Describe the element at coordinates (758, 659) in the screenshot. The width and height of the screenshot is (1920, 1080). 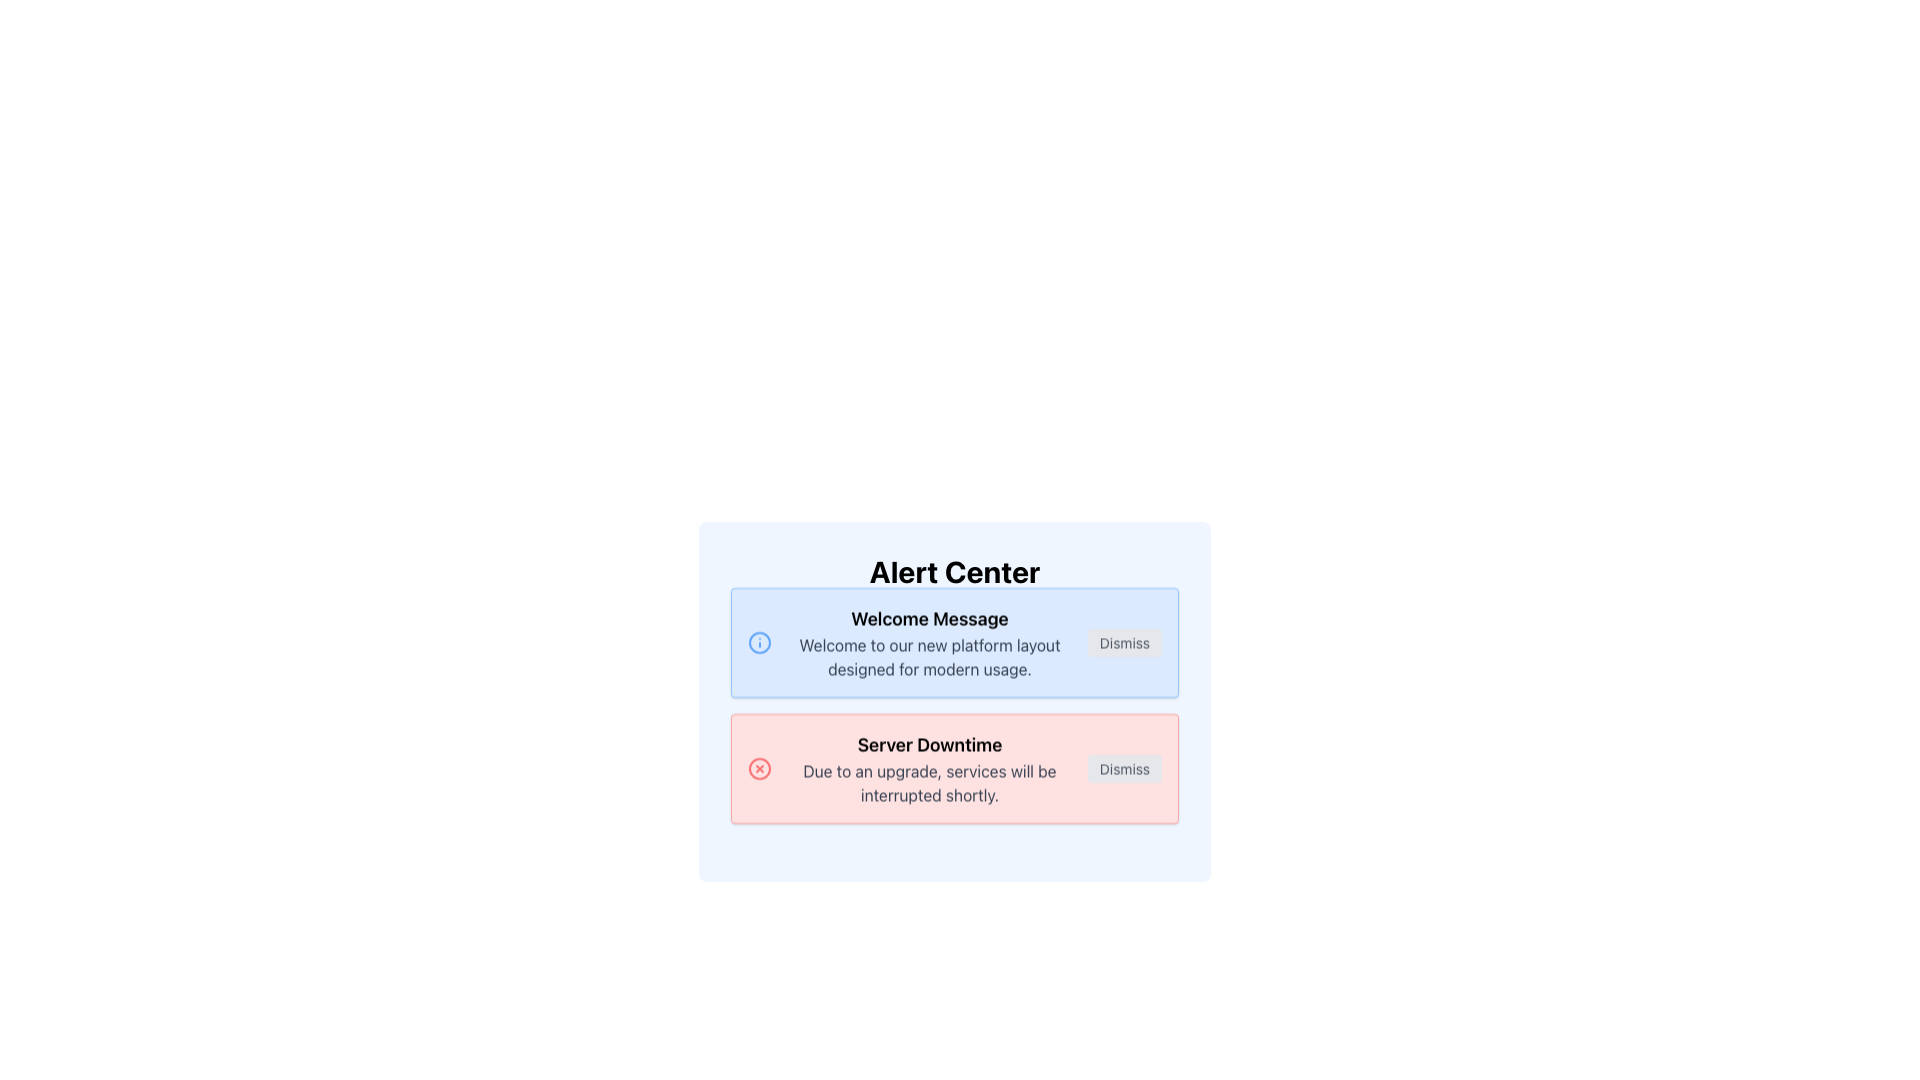
I see `the circular graphic element with a blue outline located within the information icon to the left of the 'Welcome Message' section` at that location.